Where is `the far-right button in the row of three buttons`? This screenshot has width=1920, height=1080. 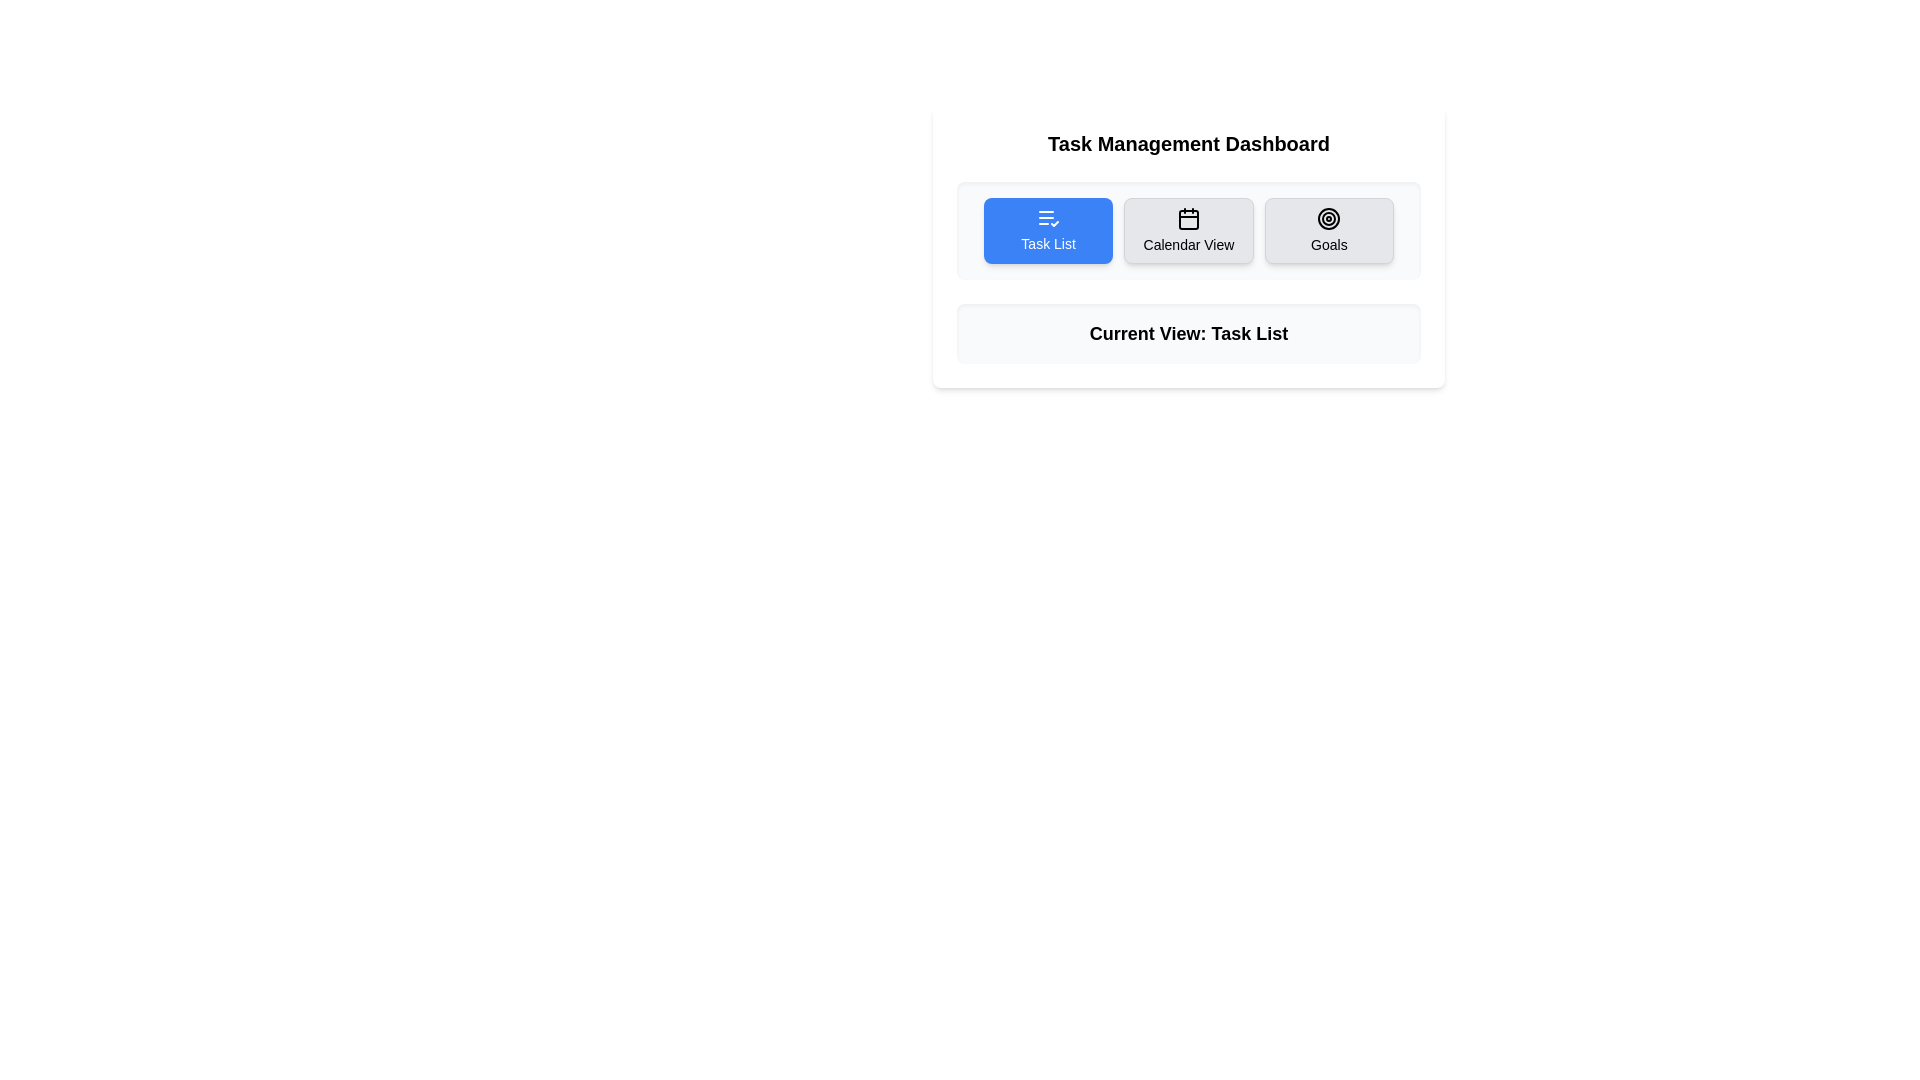 the far-right button in the row of three buttons is located at coordinates (1329, 230).